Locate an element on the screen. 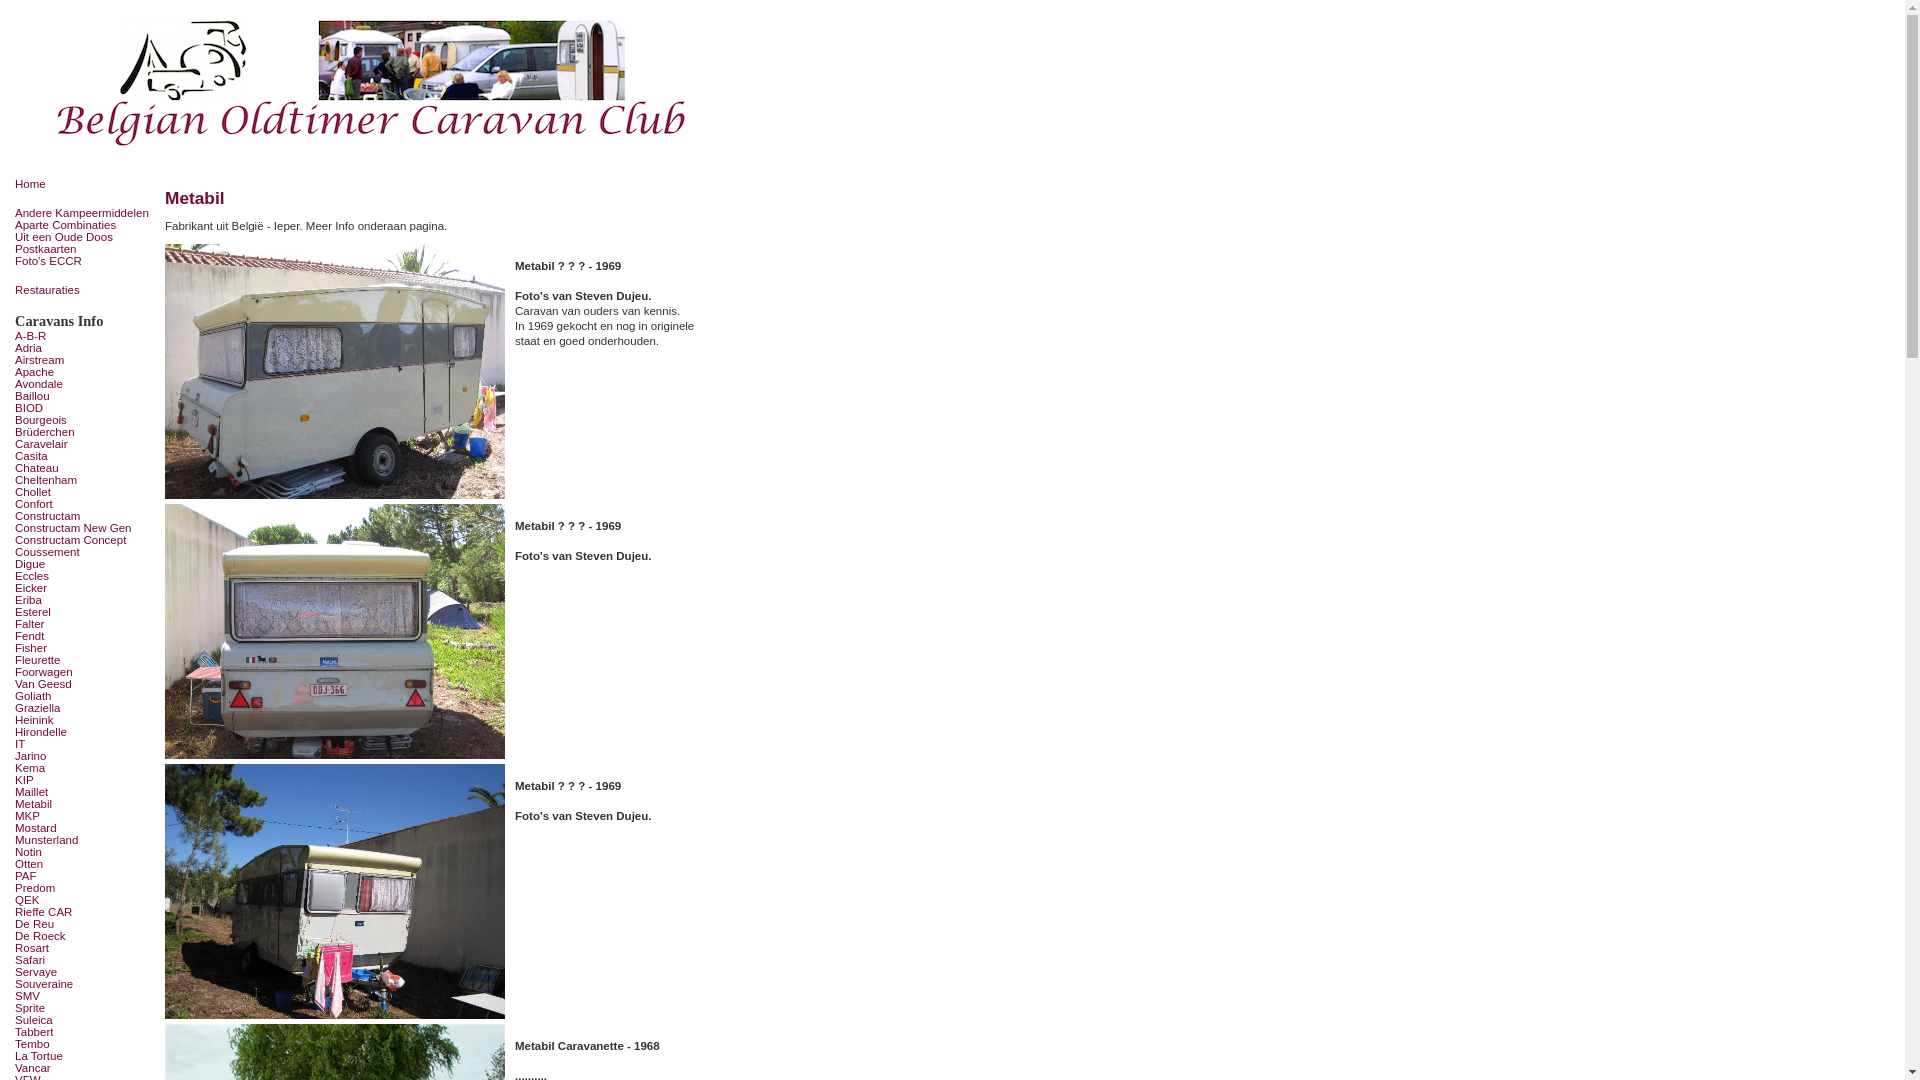 Image resolution: width=1920 pixels, height=1080 pixels. 'Confort' is located at coordinates (84, 503).